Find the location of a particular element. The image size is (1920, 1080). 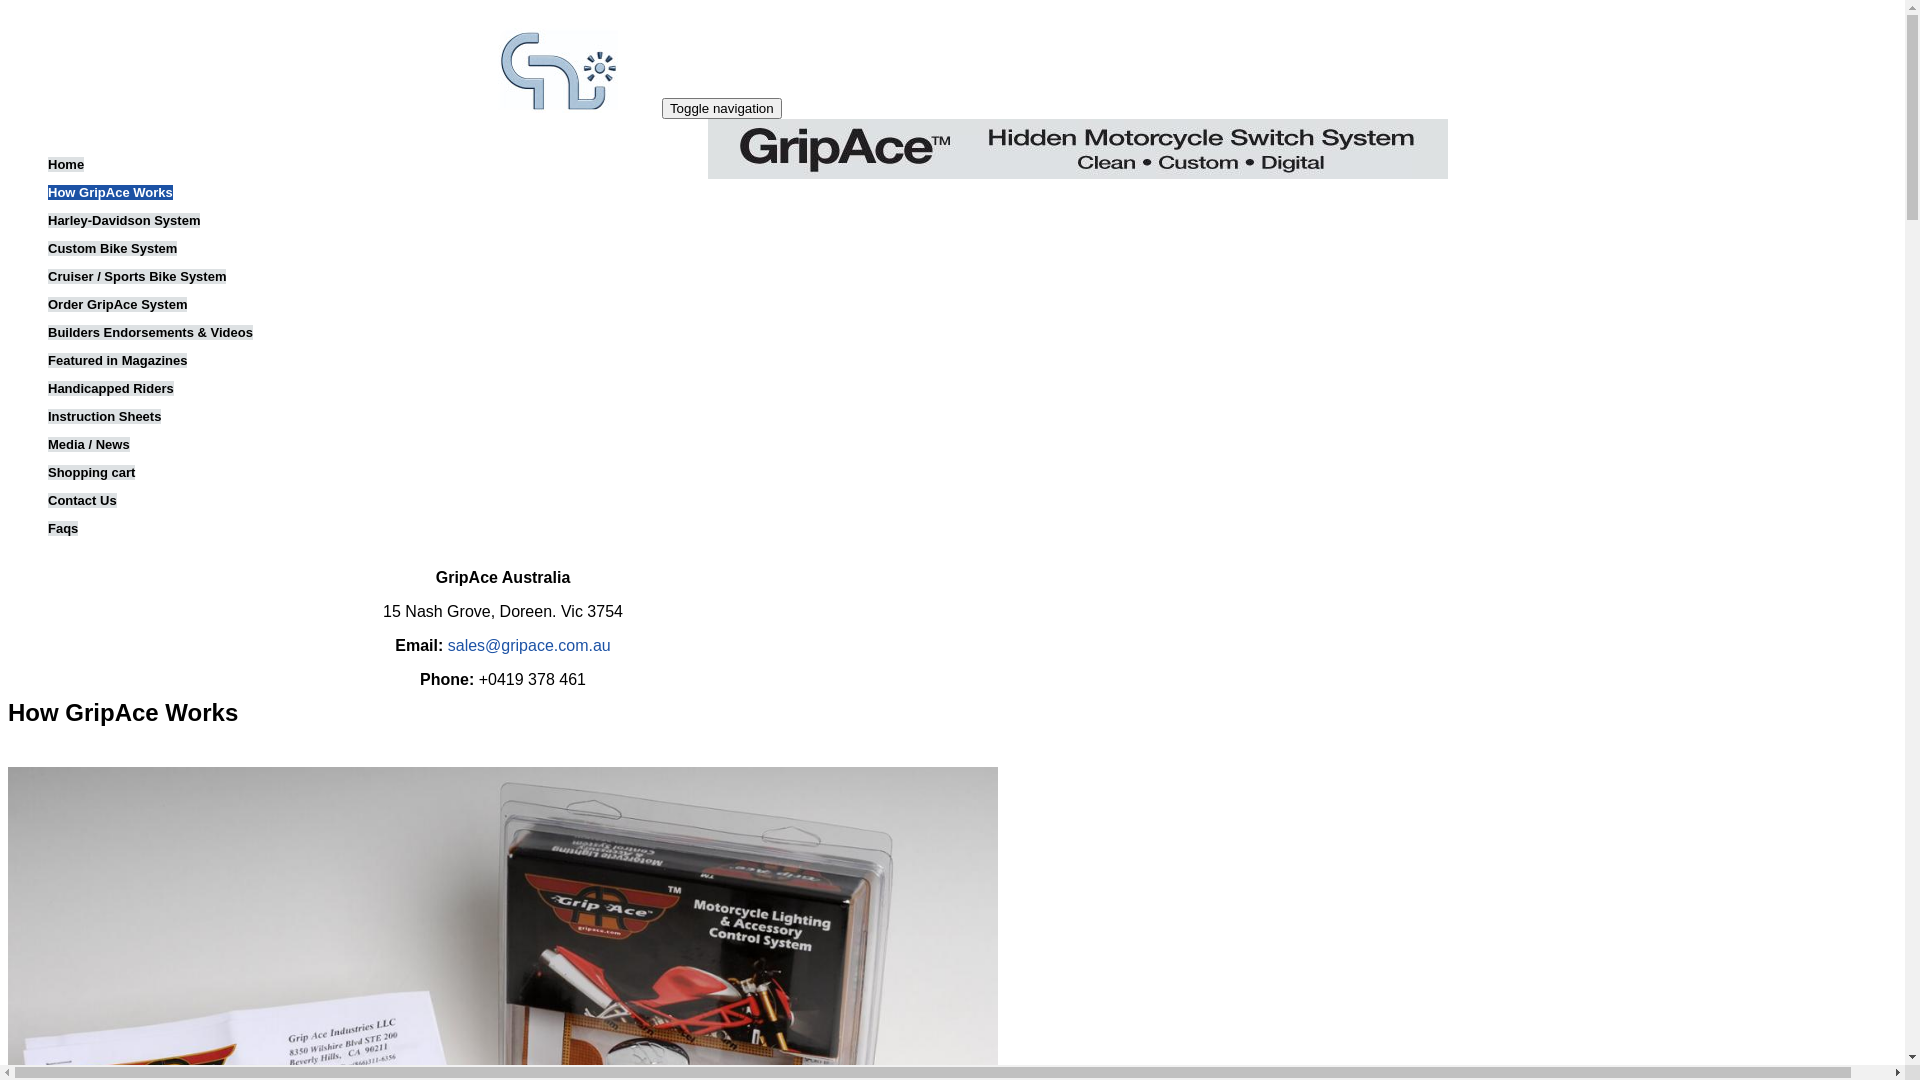

'Contact Us' is located at coordinates (81, 499).